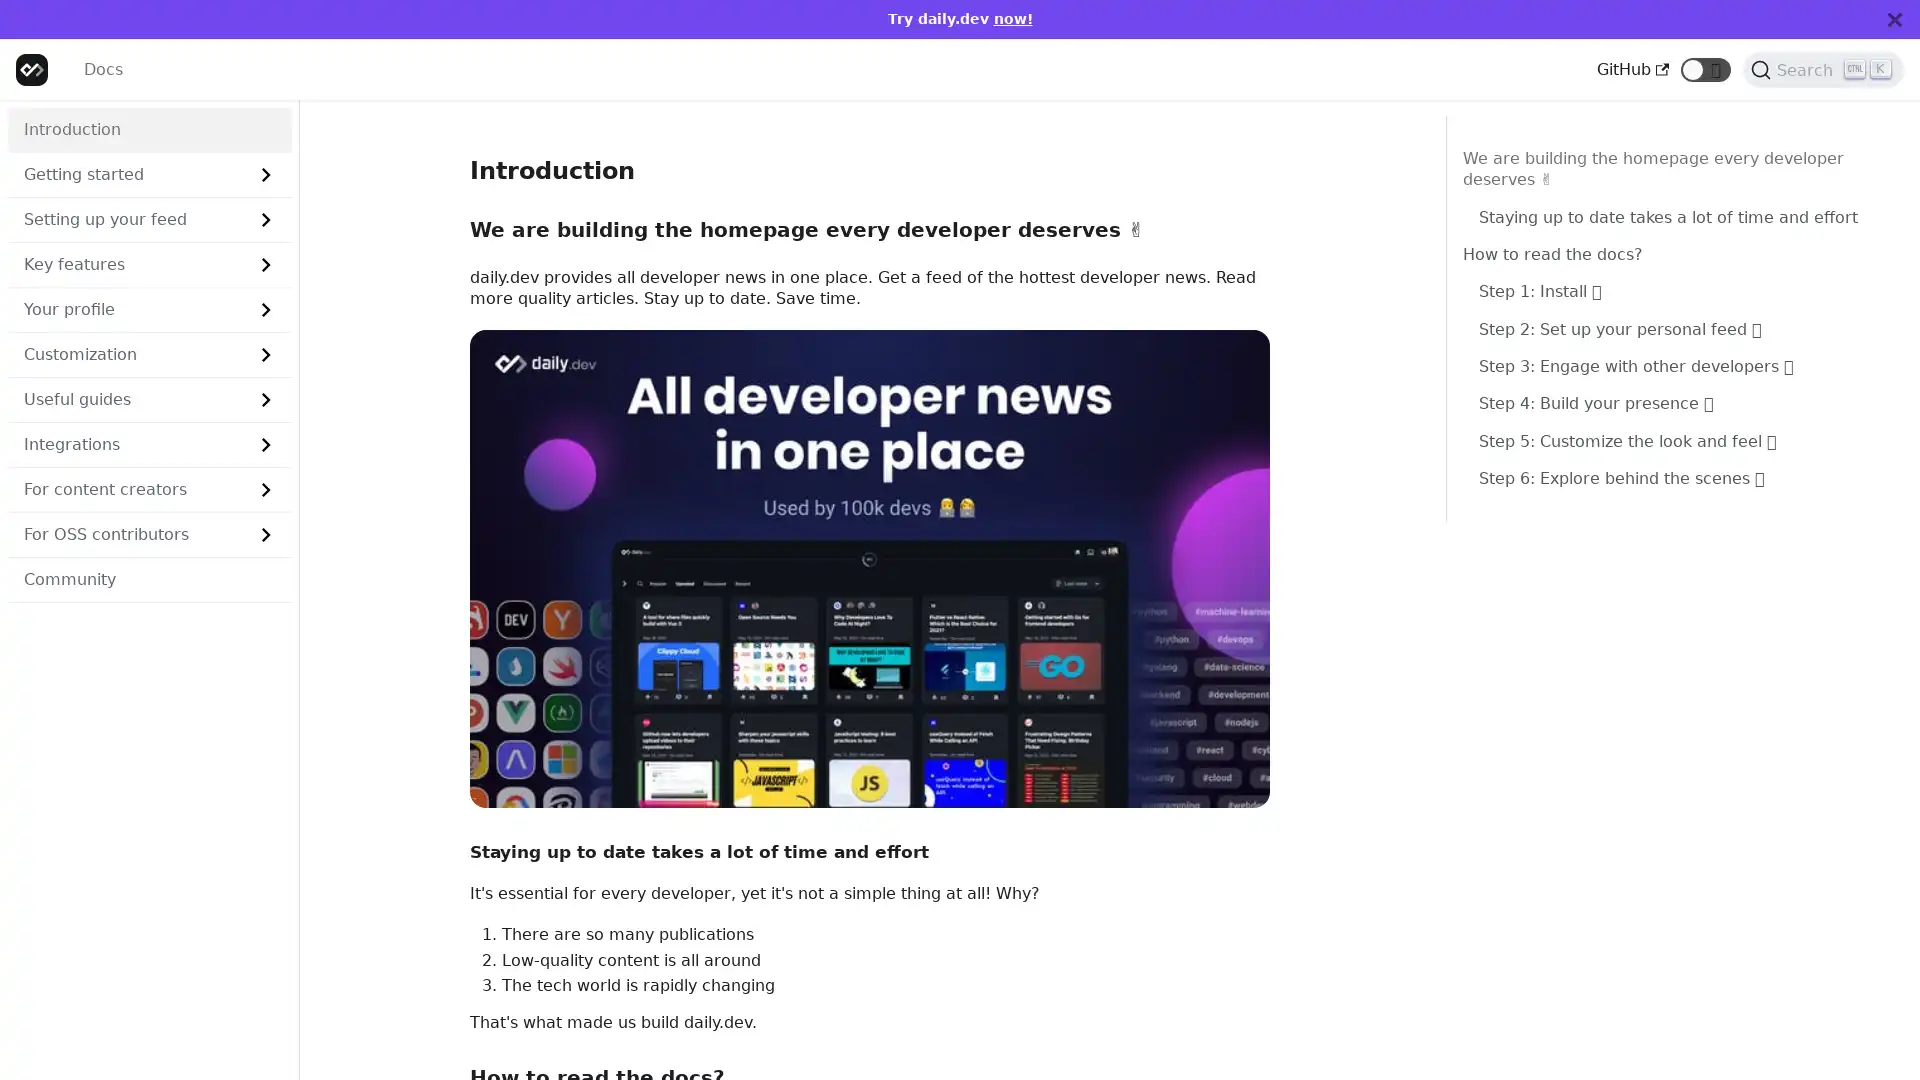  I want to click on Search, so click(1823, 68).